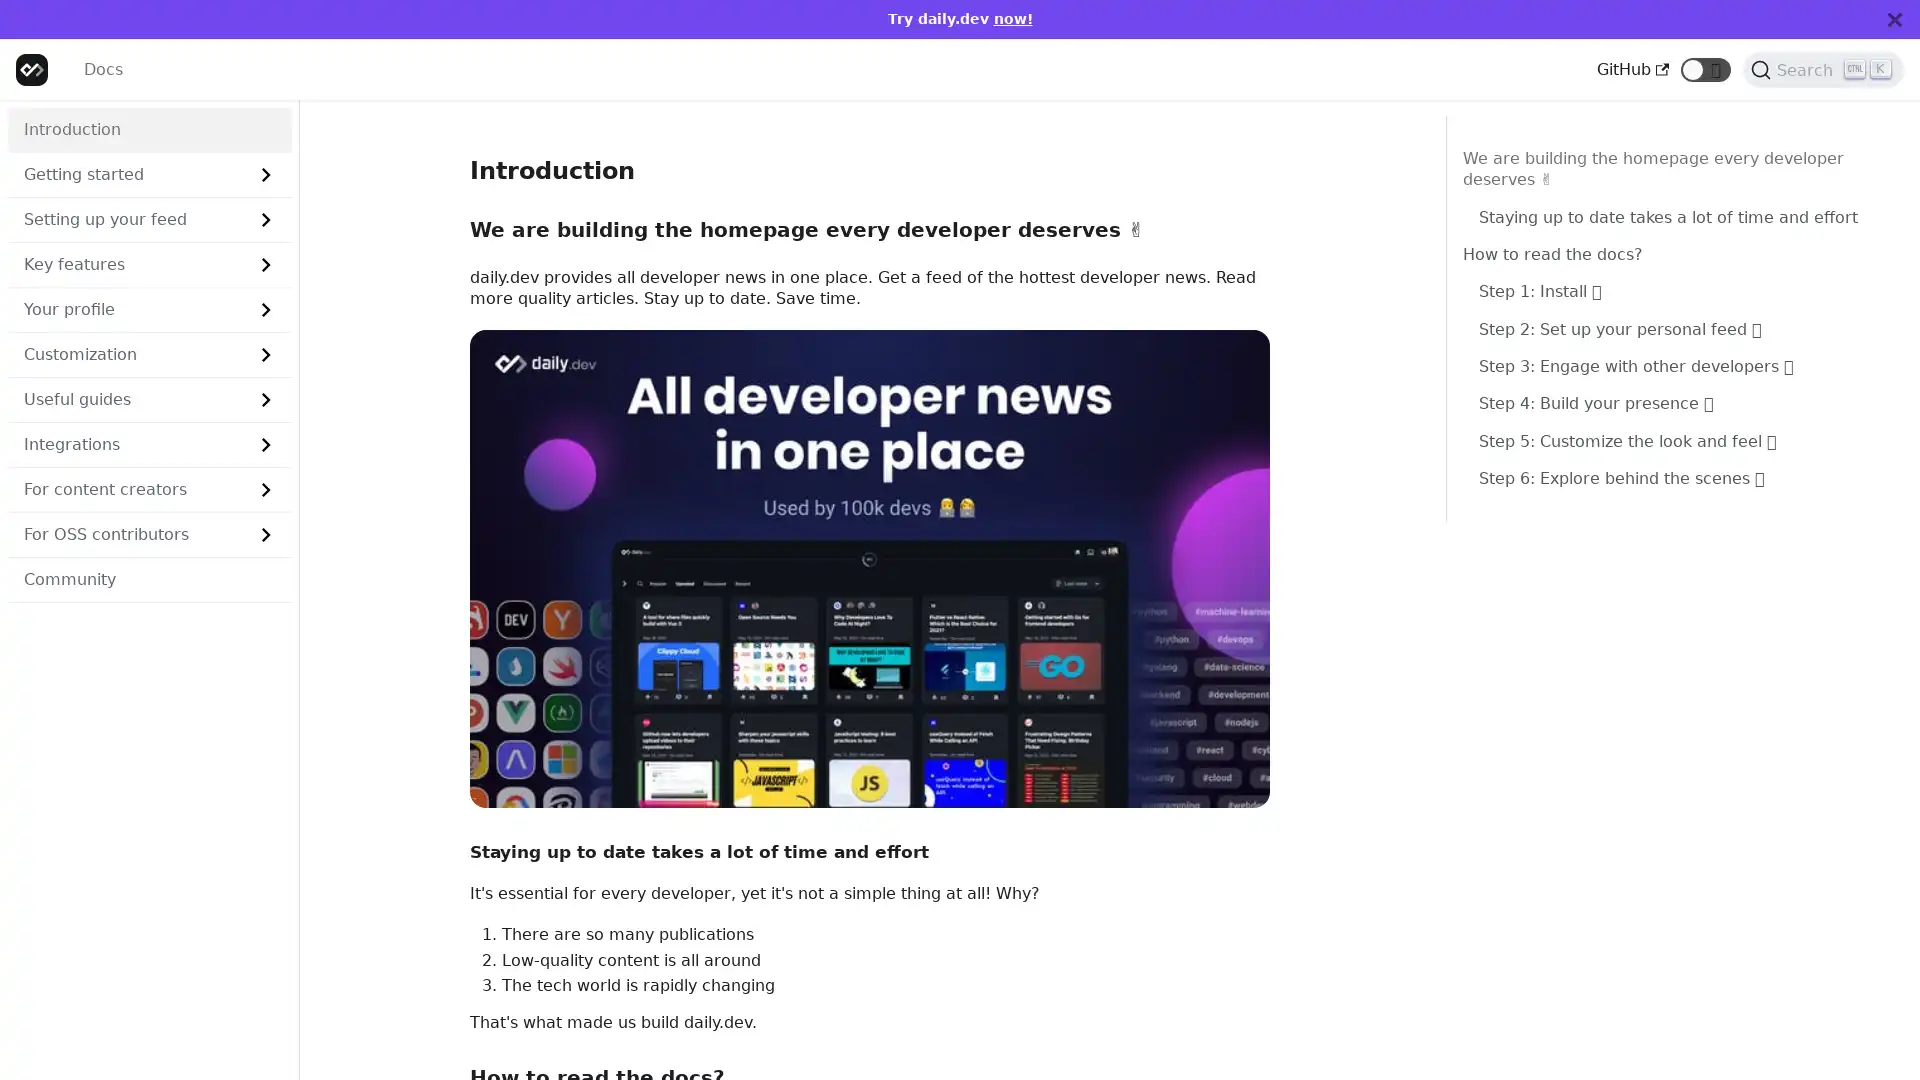  I want to click on Search, so click(1823, 68).